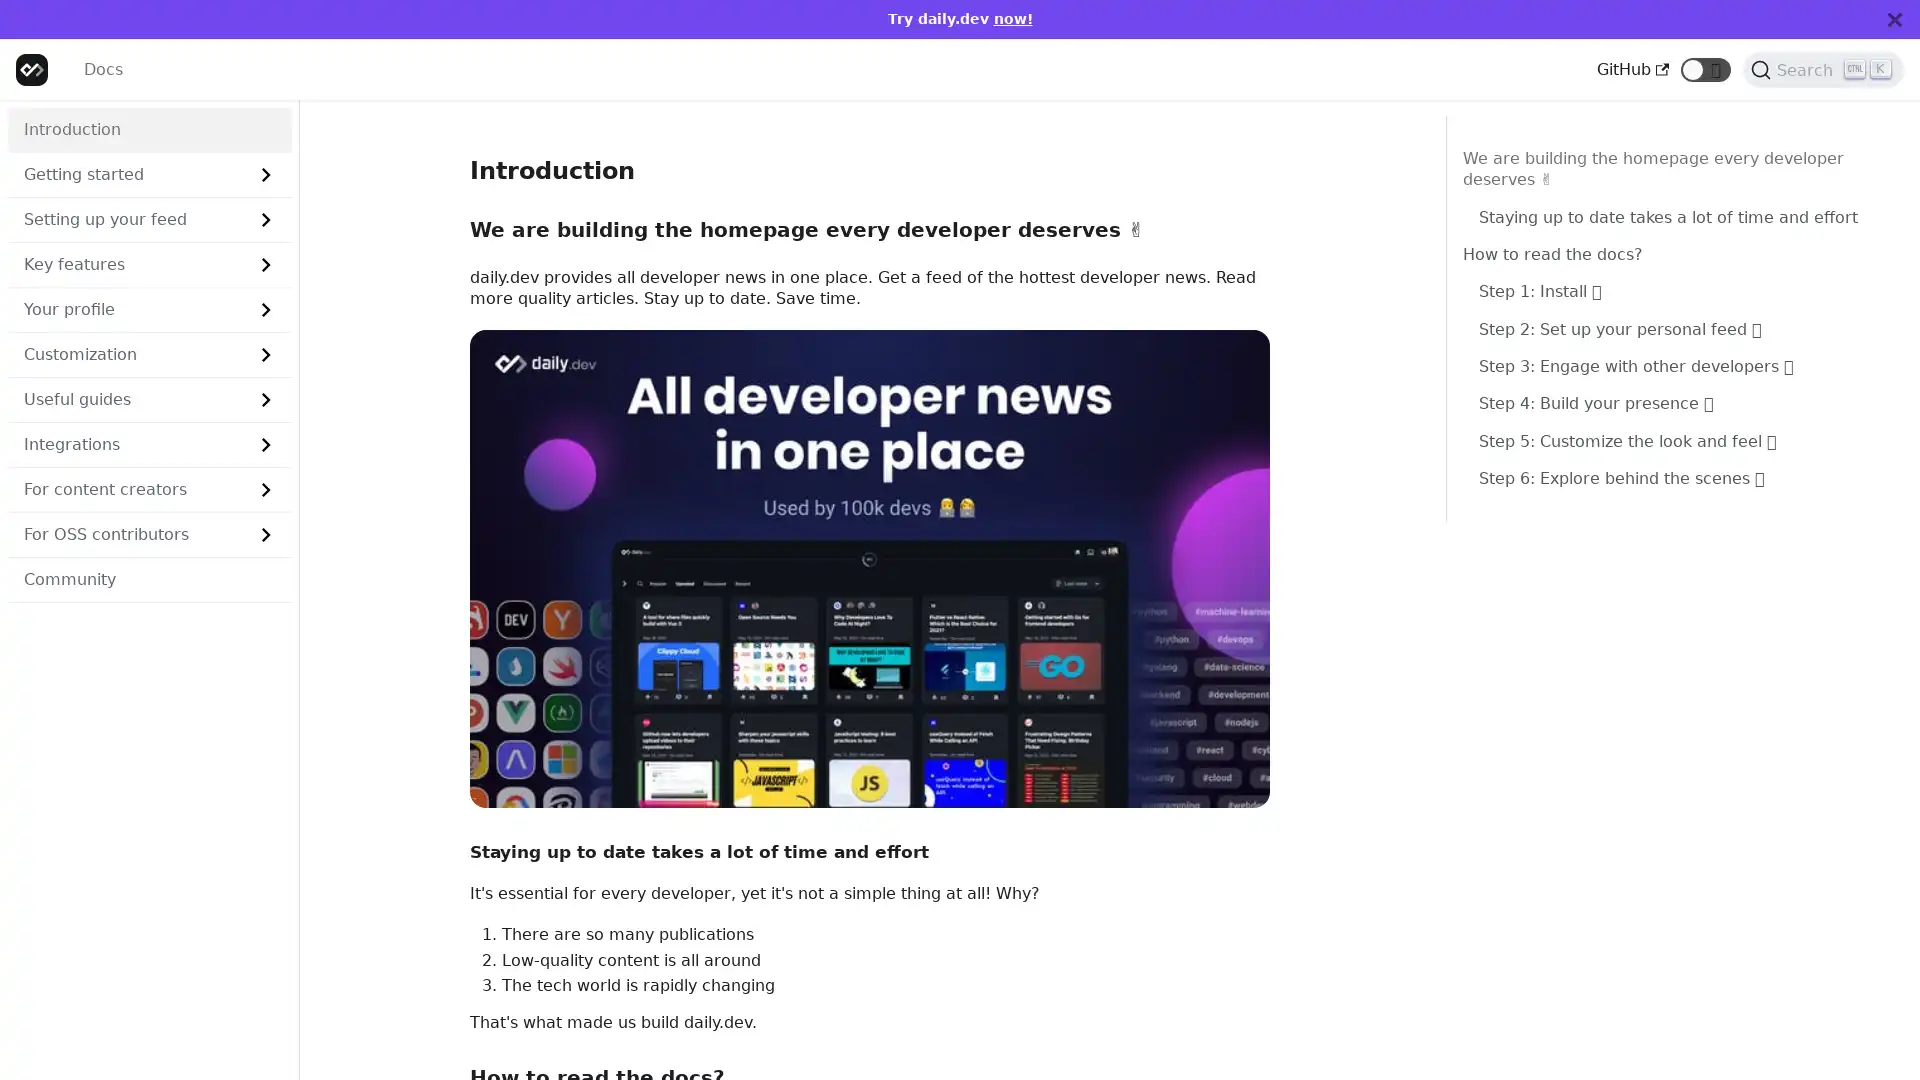  I want to click on Search, so click(1823, 68).